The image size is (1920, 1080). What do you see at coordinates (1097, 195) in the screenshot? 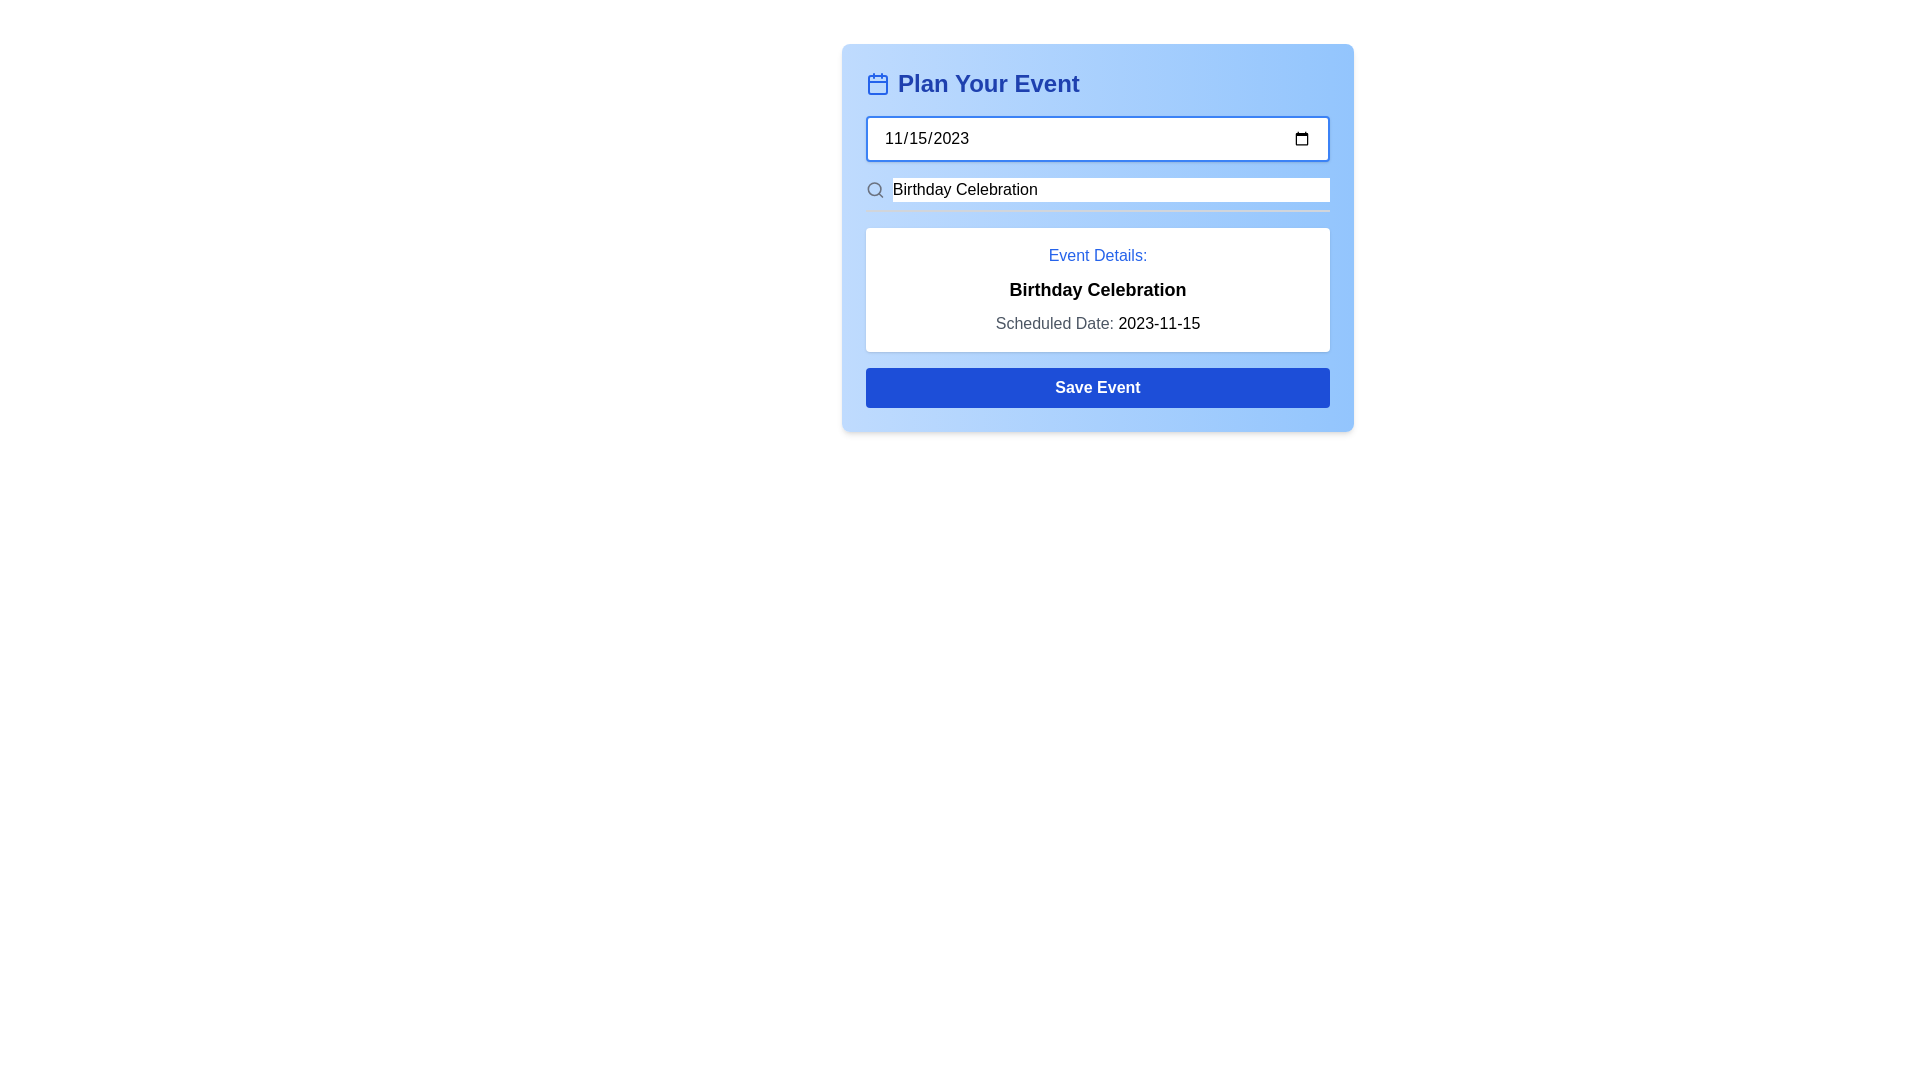
I see `the interactive text input field labeled 'Event Name' to focus on it, which currently displays 'Birthday Celebration'` at bounding box center [1097, 195].